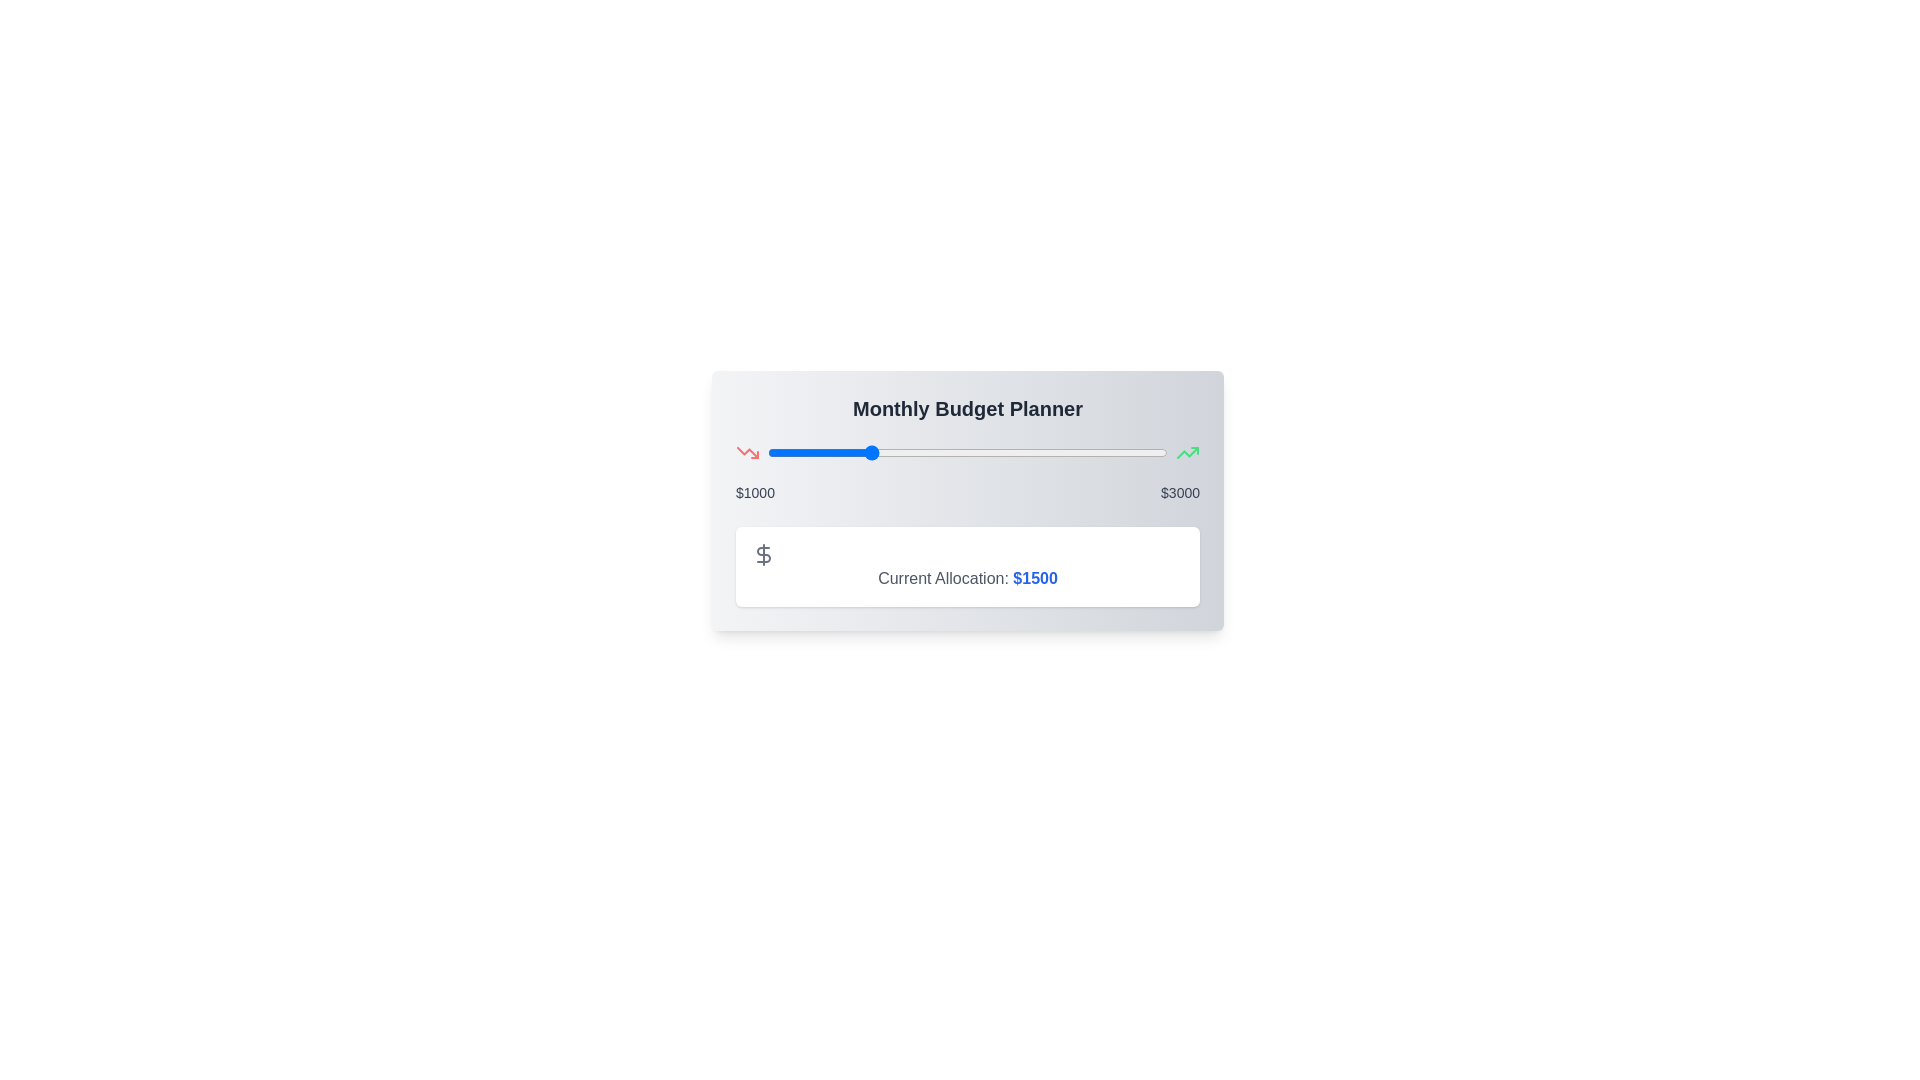 The image size is (1920, 1080). I want to click on the slider to set the budget allocation to 2784 dollars, so click(1124, 452).